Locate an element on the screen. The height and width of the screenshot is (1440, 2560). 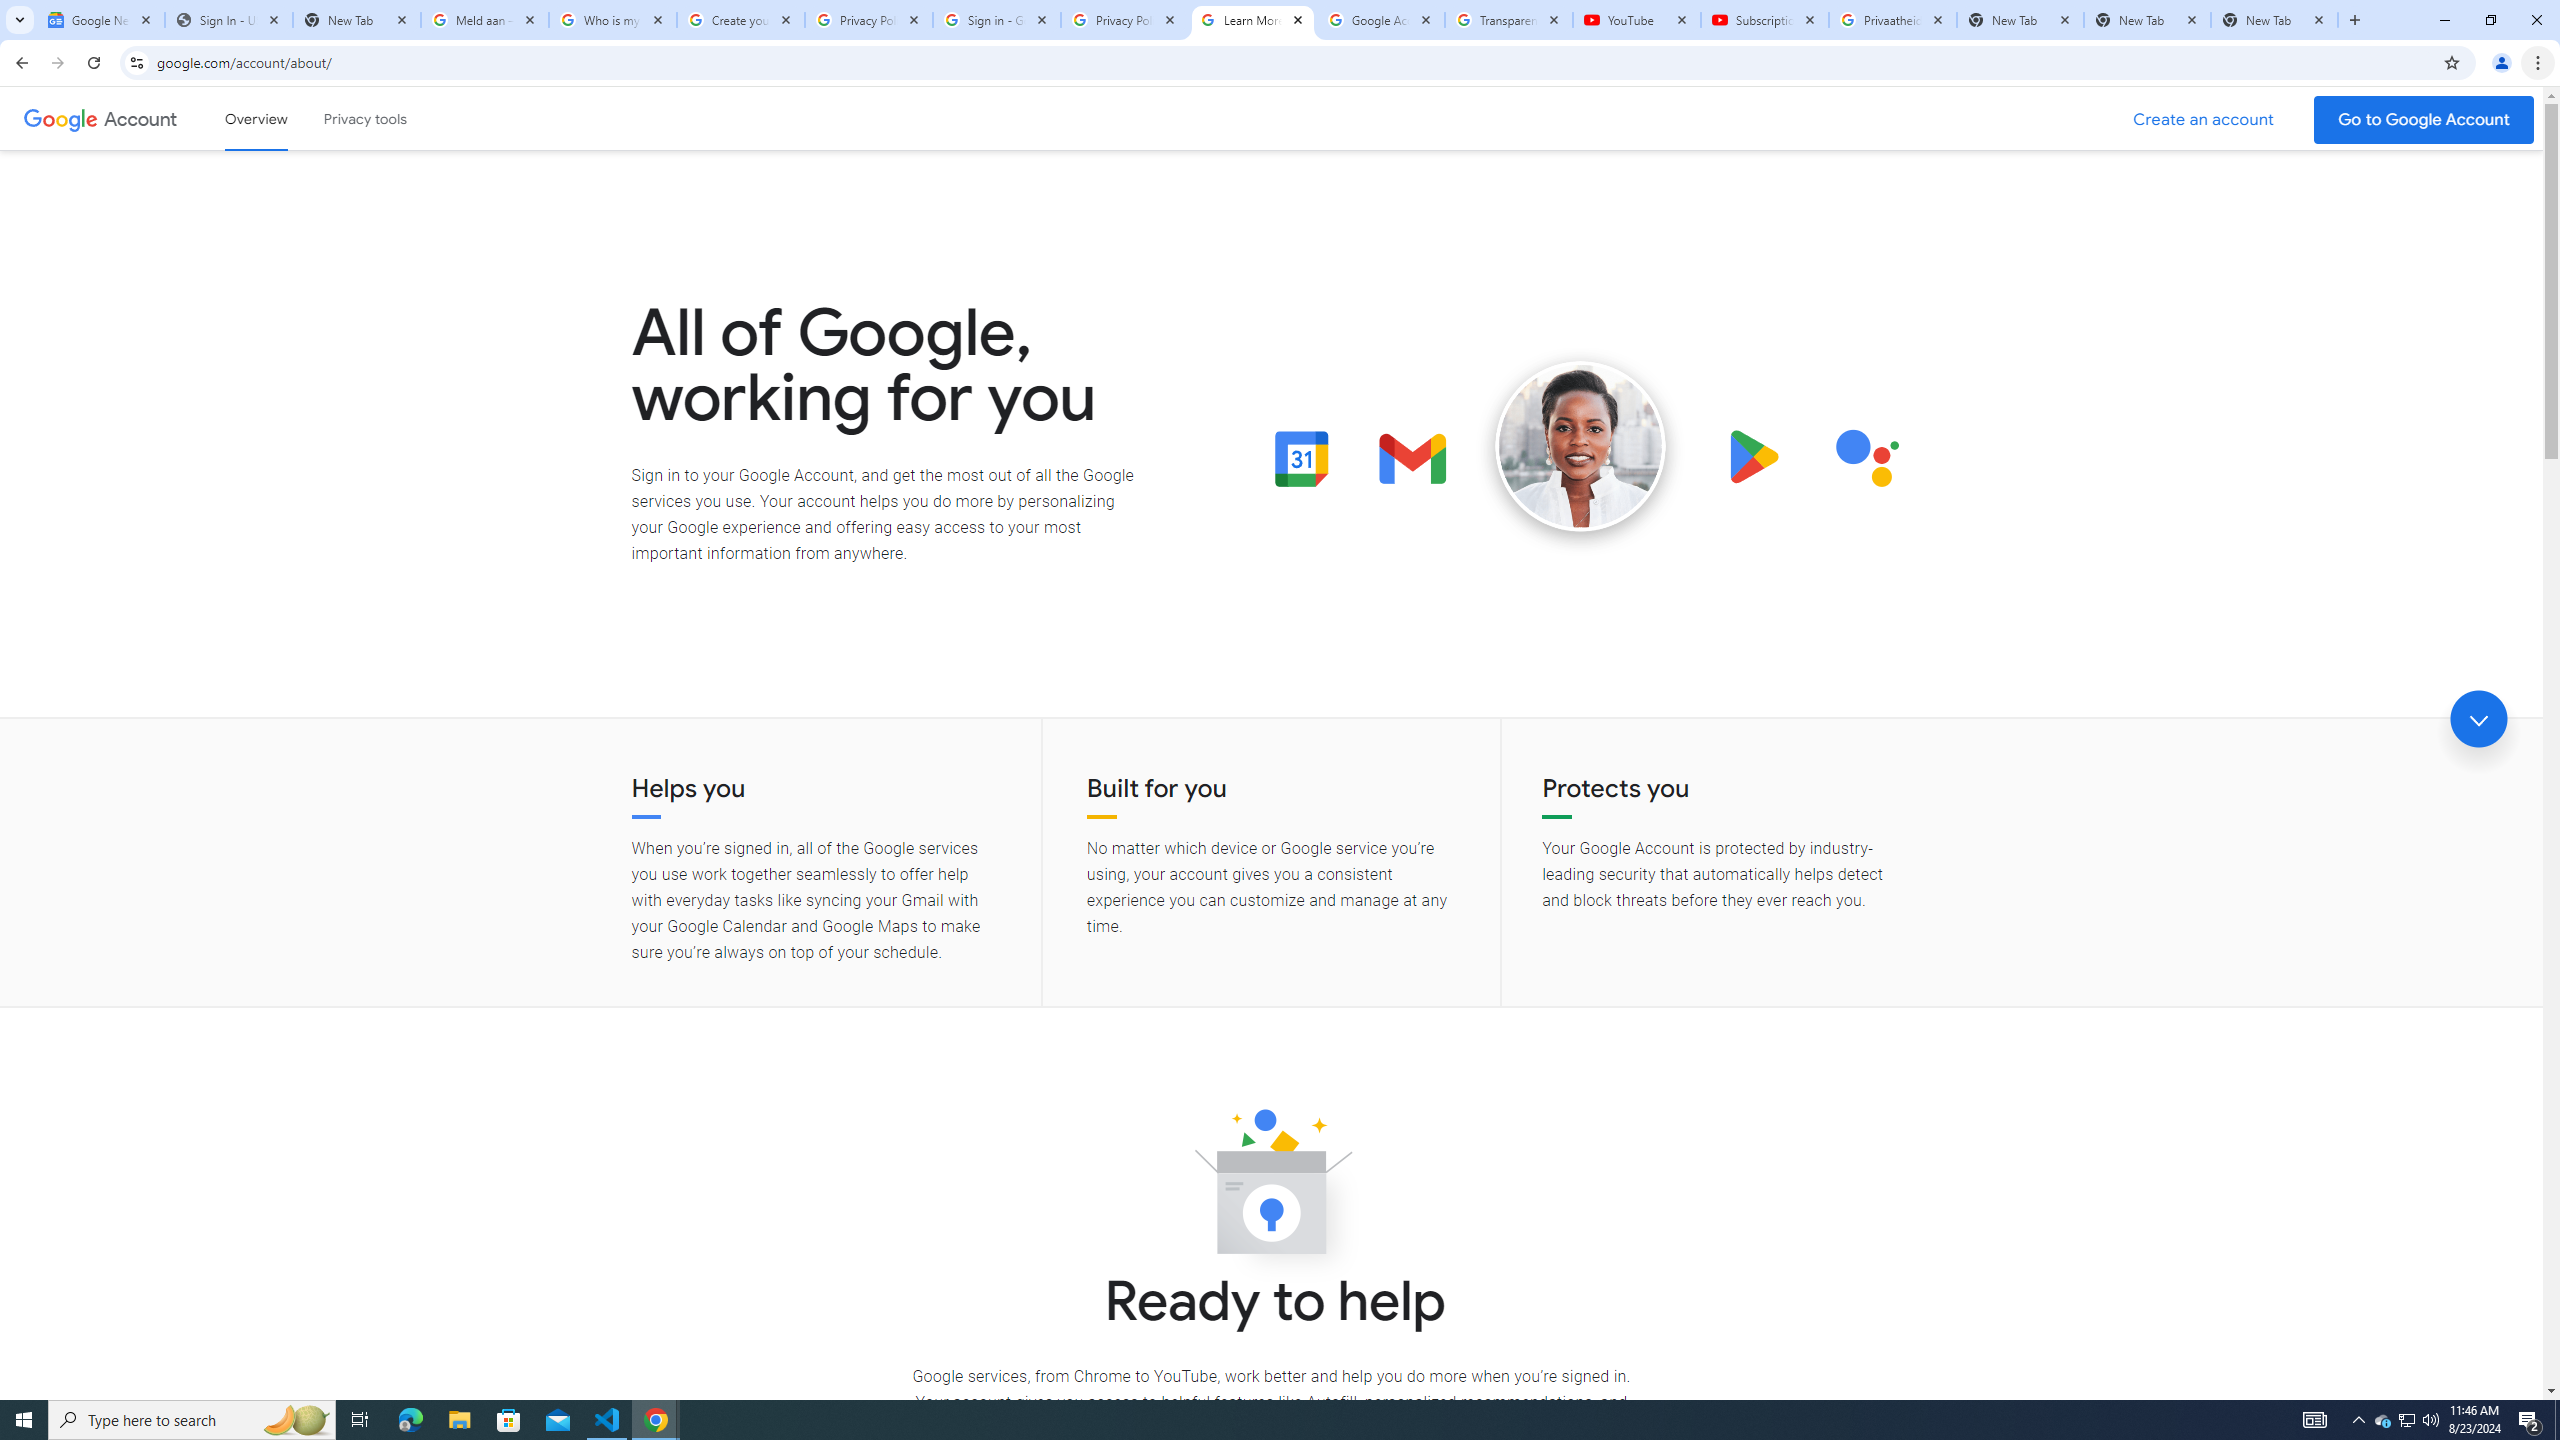
'Who is my administrator? - Google Account Help' is located at coordinates (612, 19).